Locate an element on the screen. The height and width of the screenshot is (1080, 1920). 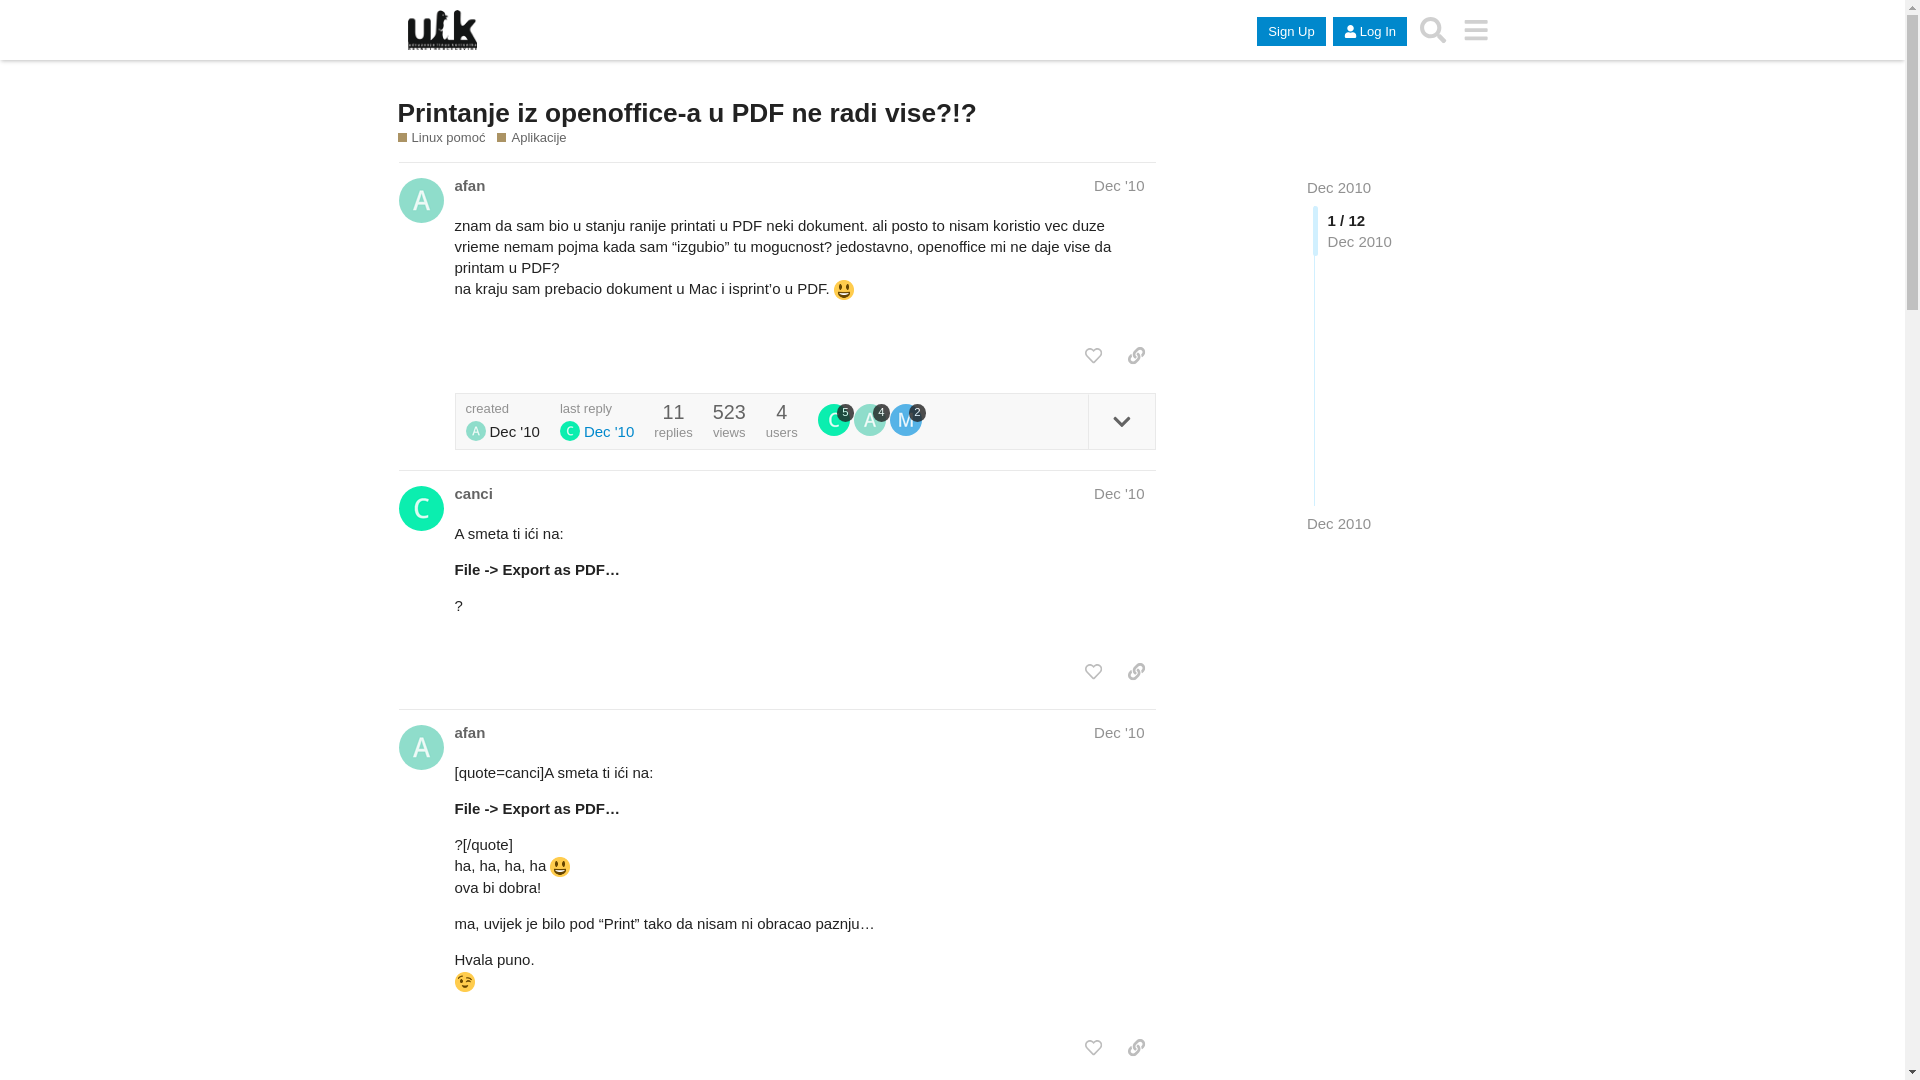
'Dec 2010' is located at coordinates (1339, 187).